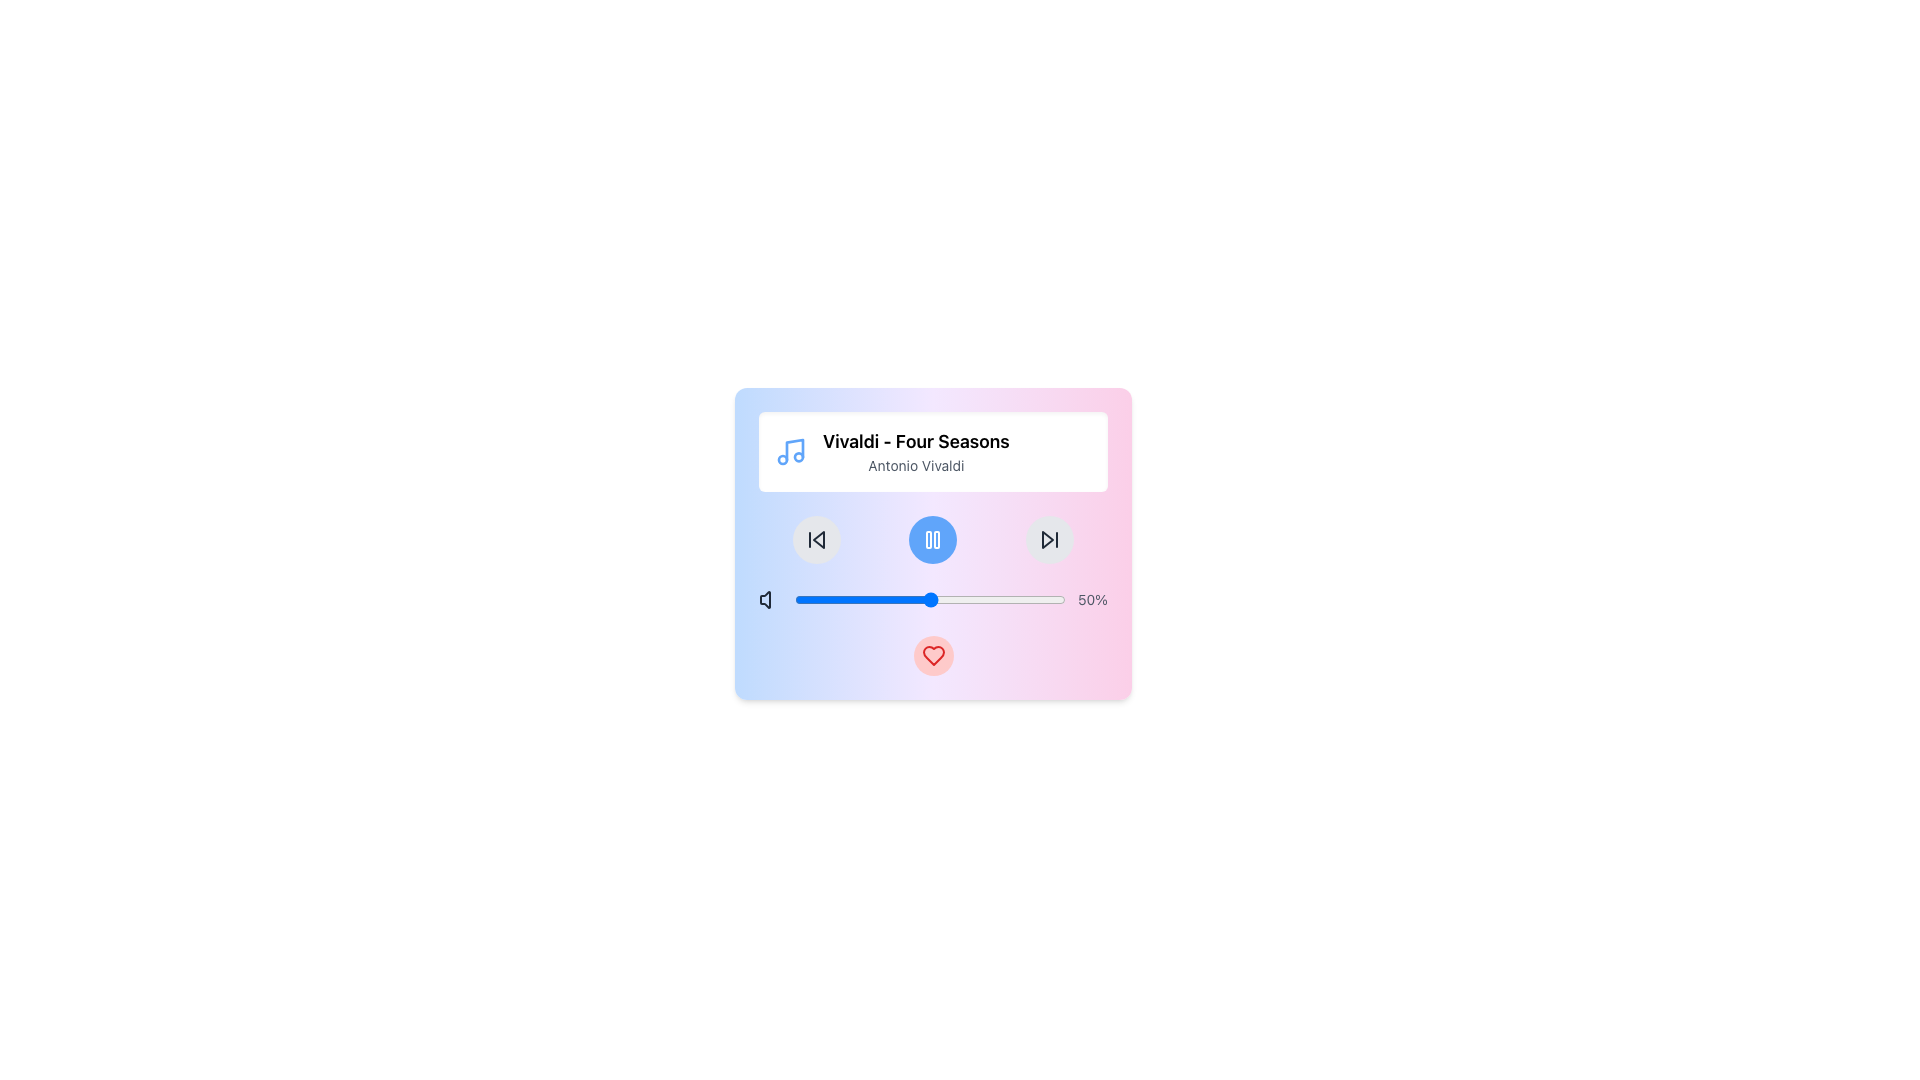 This screenshot has width=1920, height=1080. What do you see at coordinates (1092, 599) in the screenshot?
I see `the text label displaying '50%' in light gray color located in the bottom right section of the media player interface` at bounding box center [1092, 599].